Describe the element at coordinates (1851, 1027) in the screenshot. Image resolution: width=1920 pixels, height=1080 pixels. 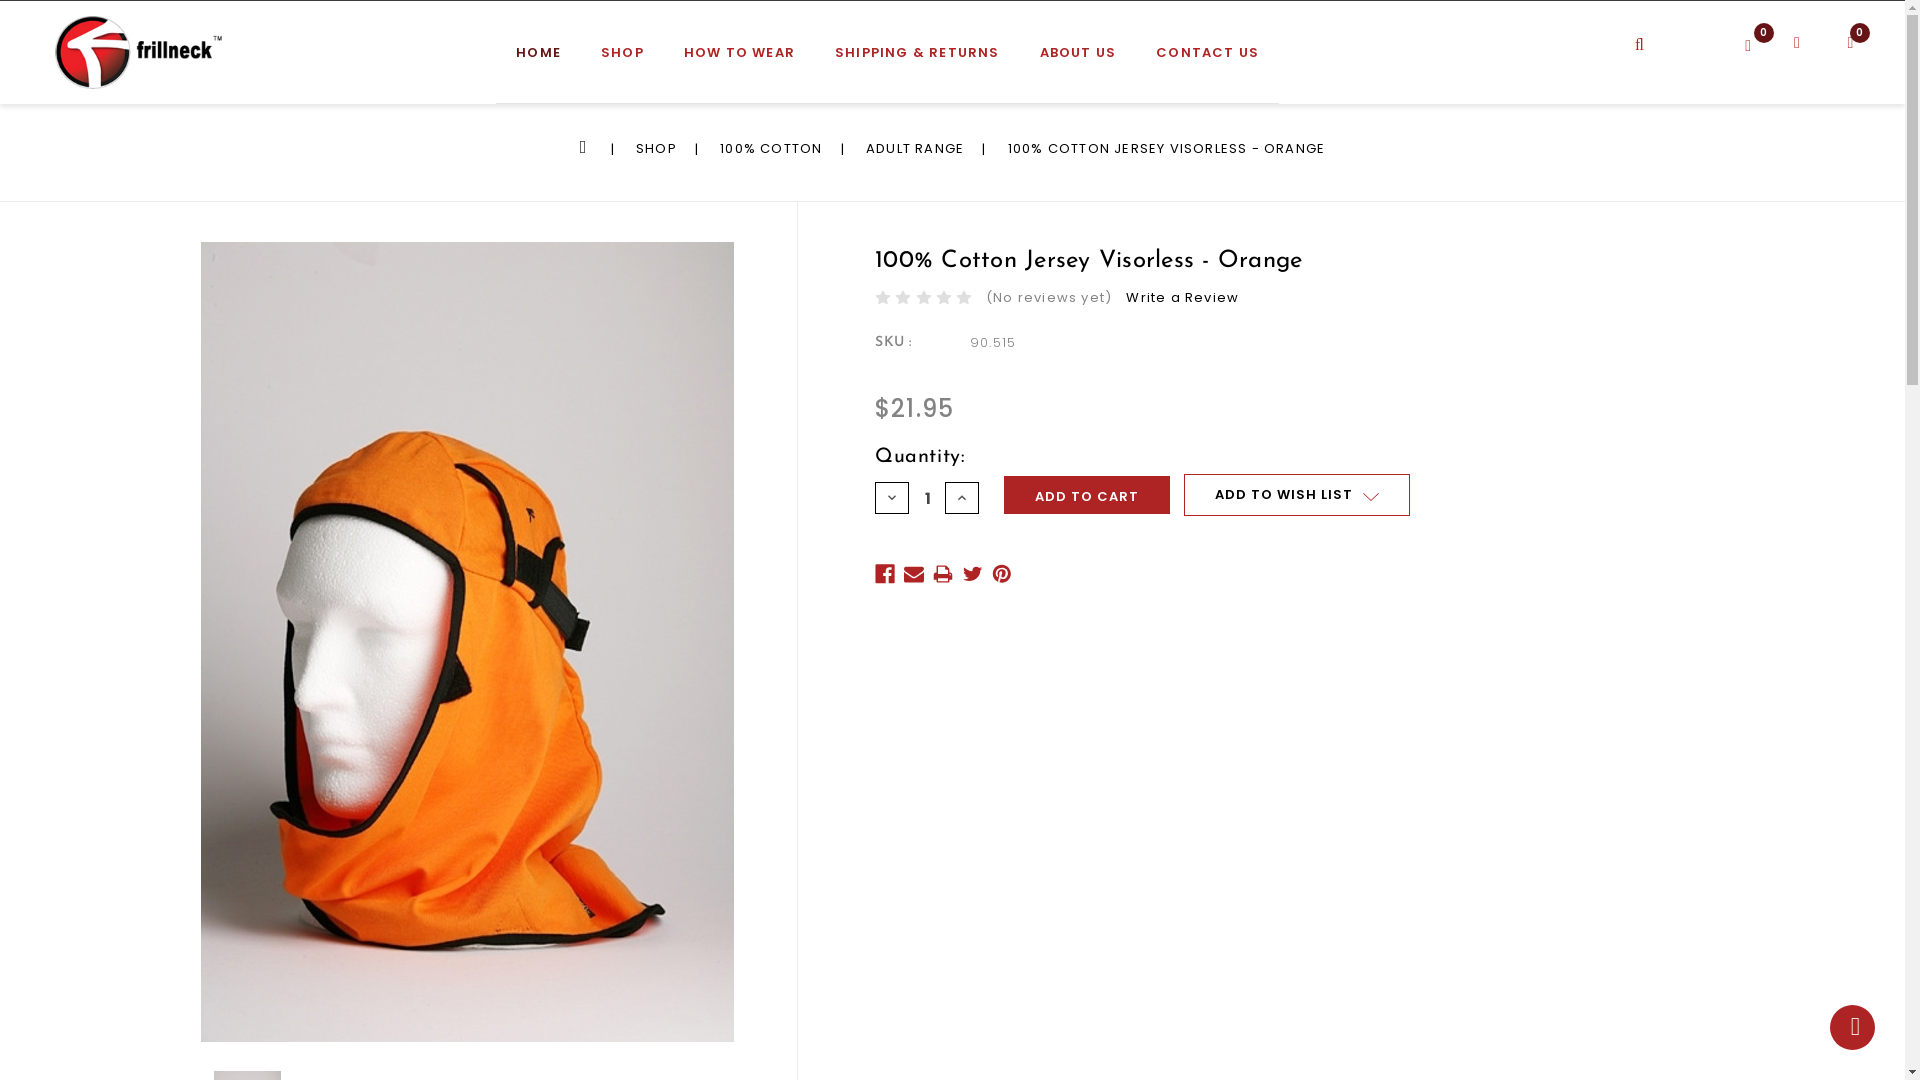
I see `'Scroll'` at that location.